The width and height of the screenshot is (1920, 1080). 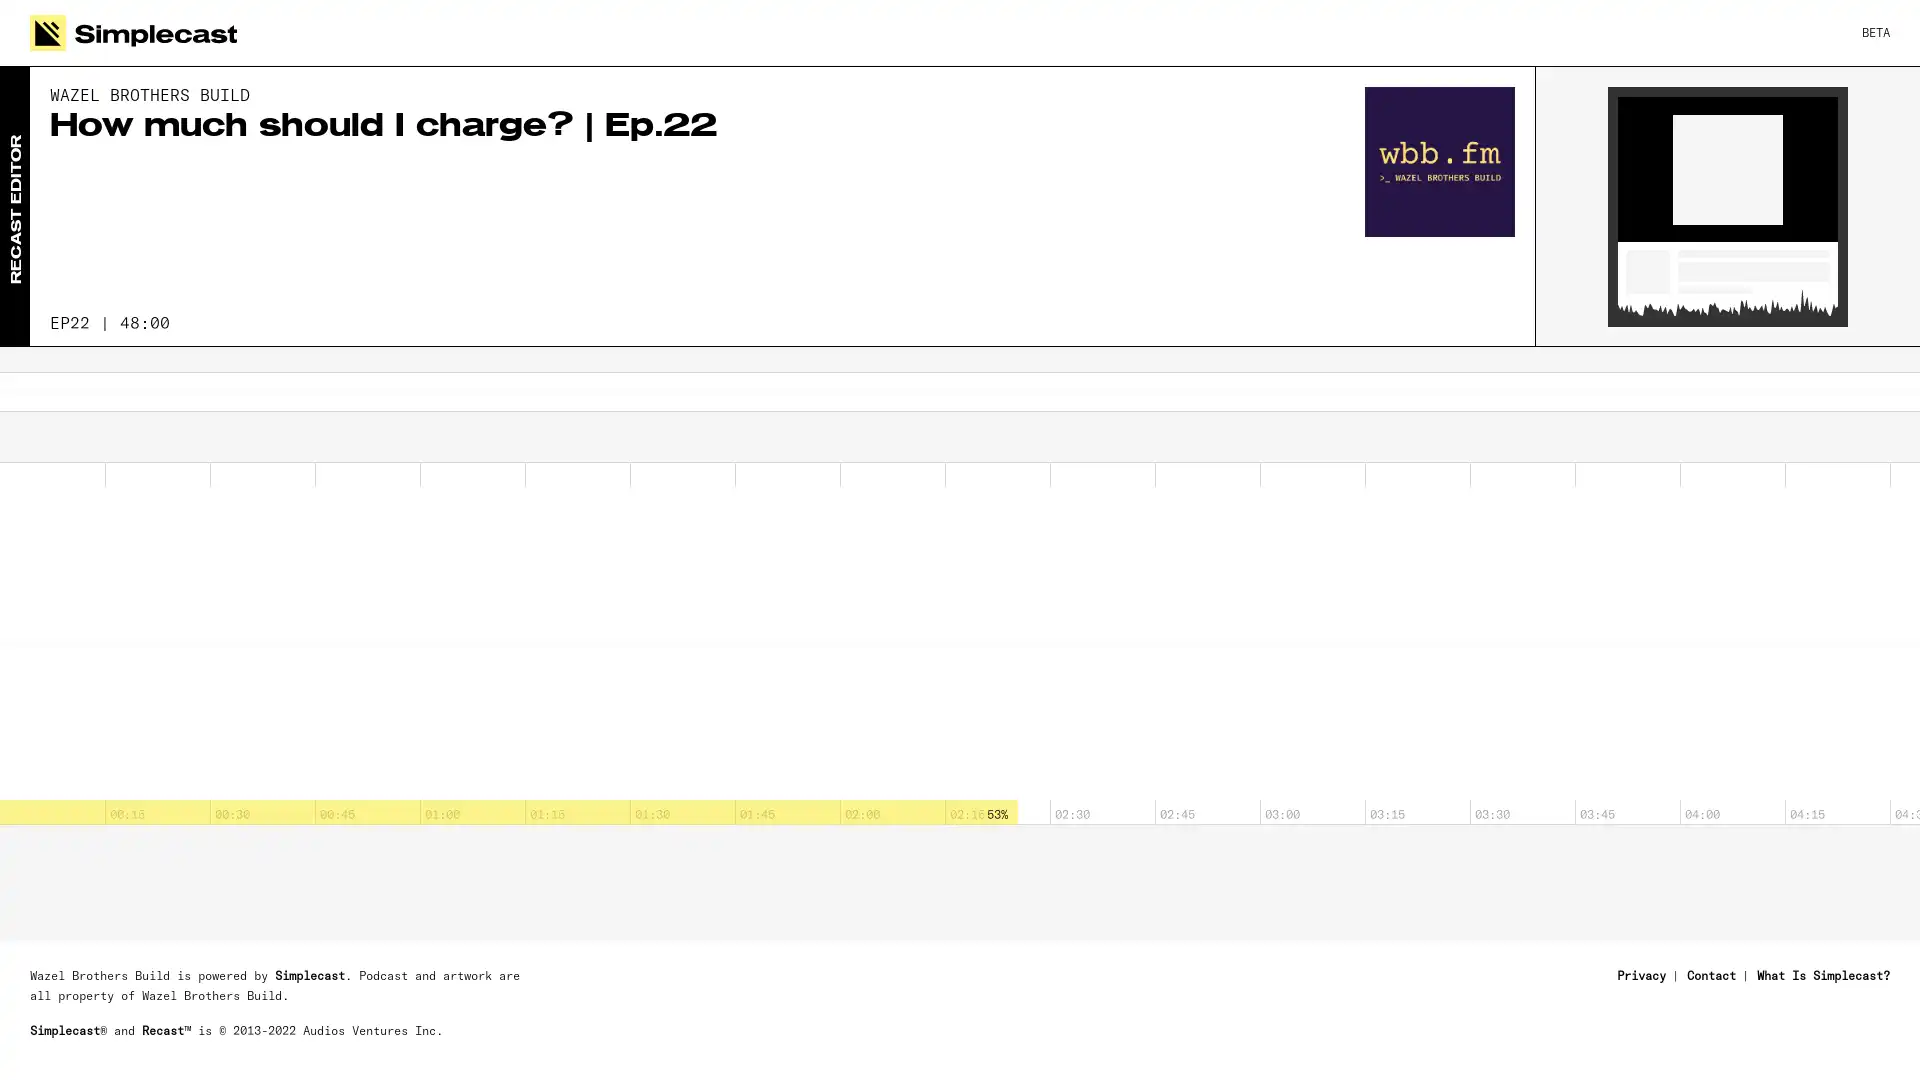 I want to click on 30s, so click(x=49, y=442).